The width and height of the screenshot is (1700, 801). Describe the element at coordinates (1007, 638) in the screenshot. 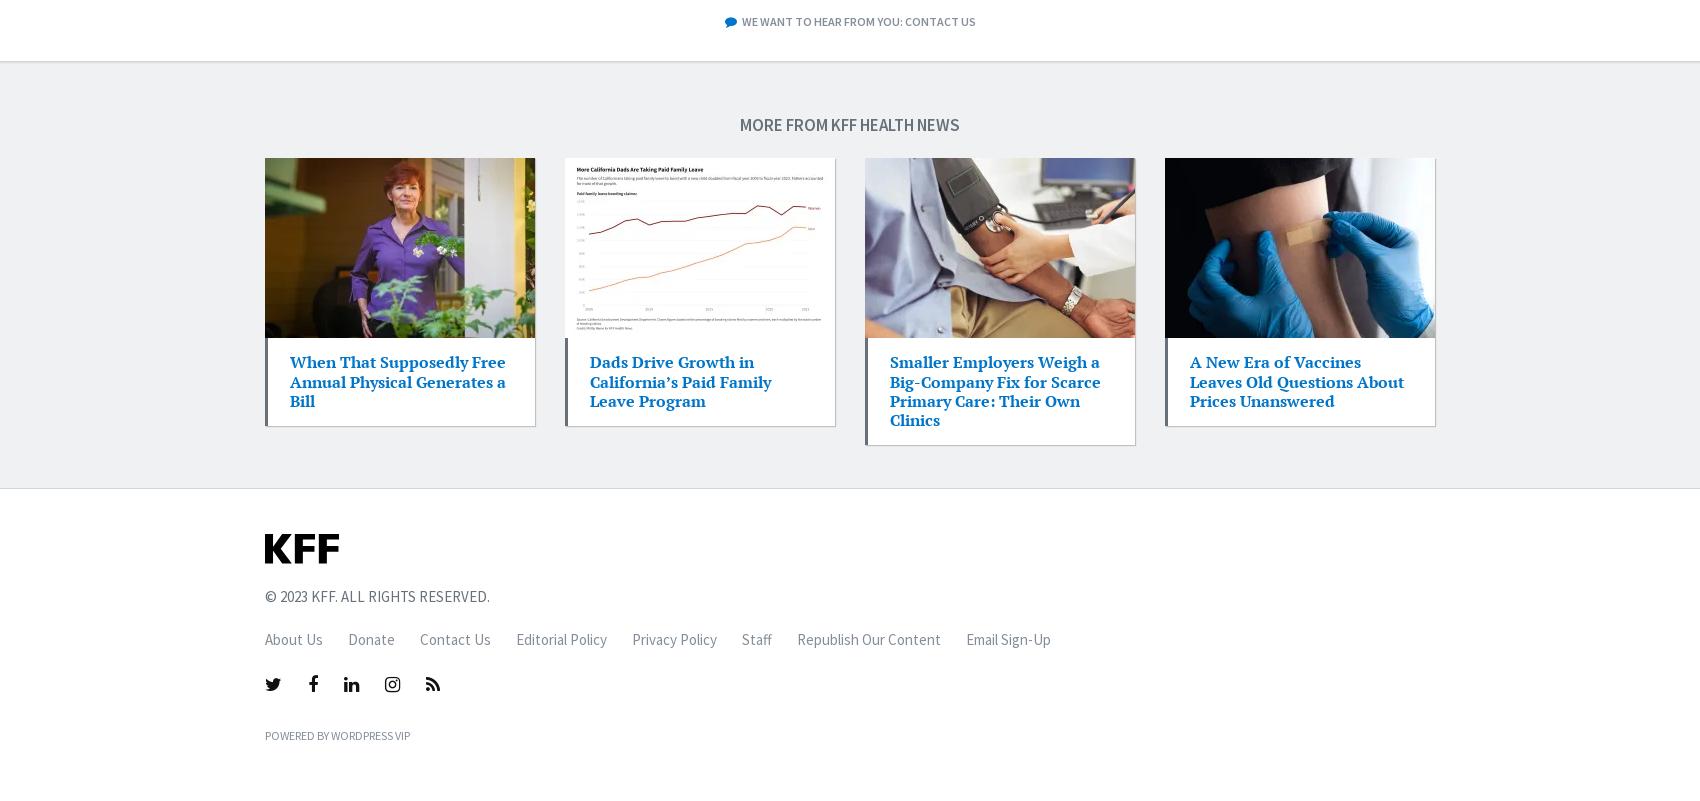

I see `'Email Sign-Up'` at that location.